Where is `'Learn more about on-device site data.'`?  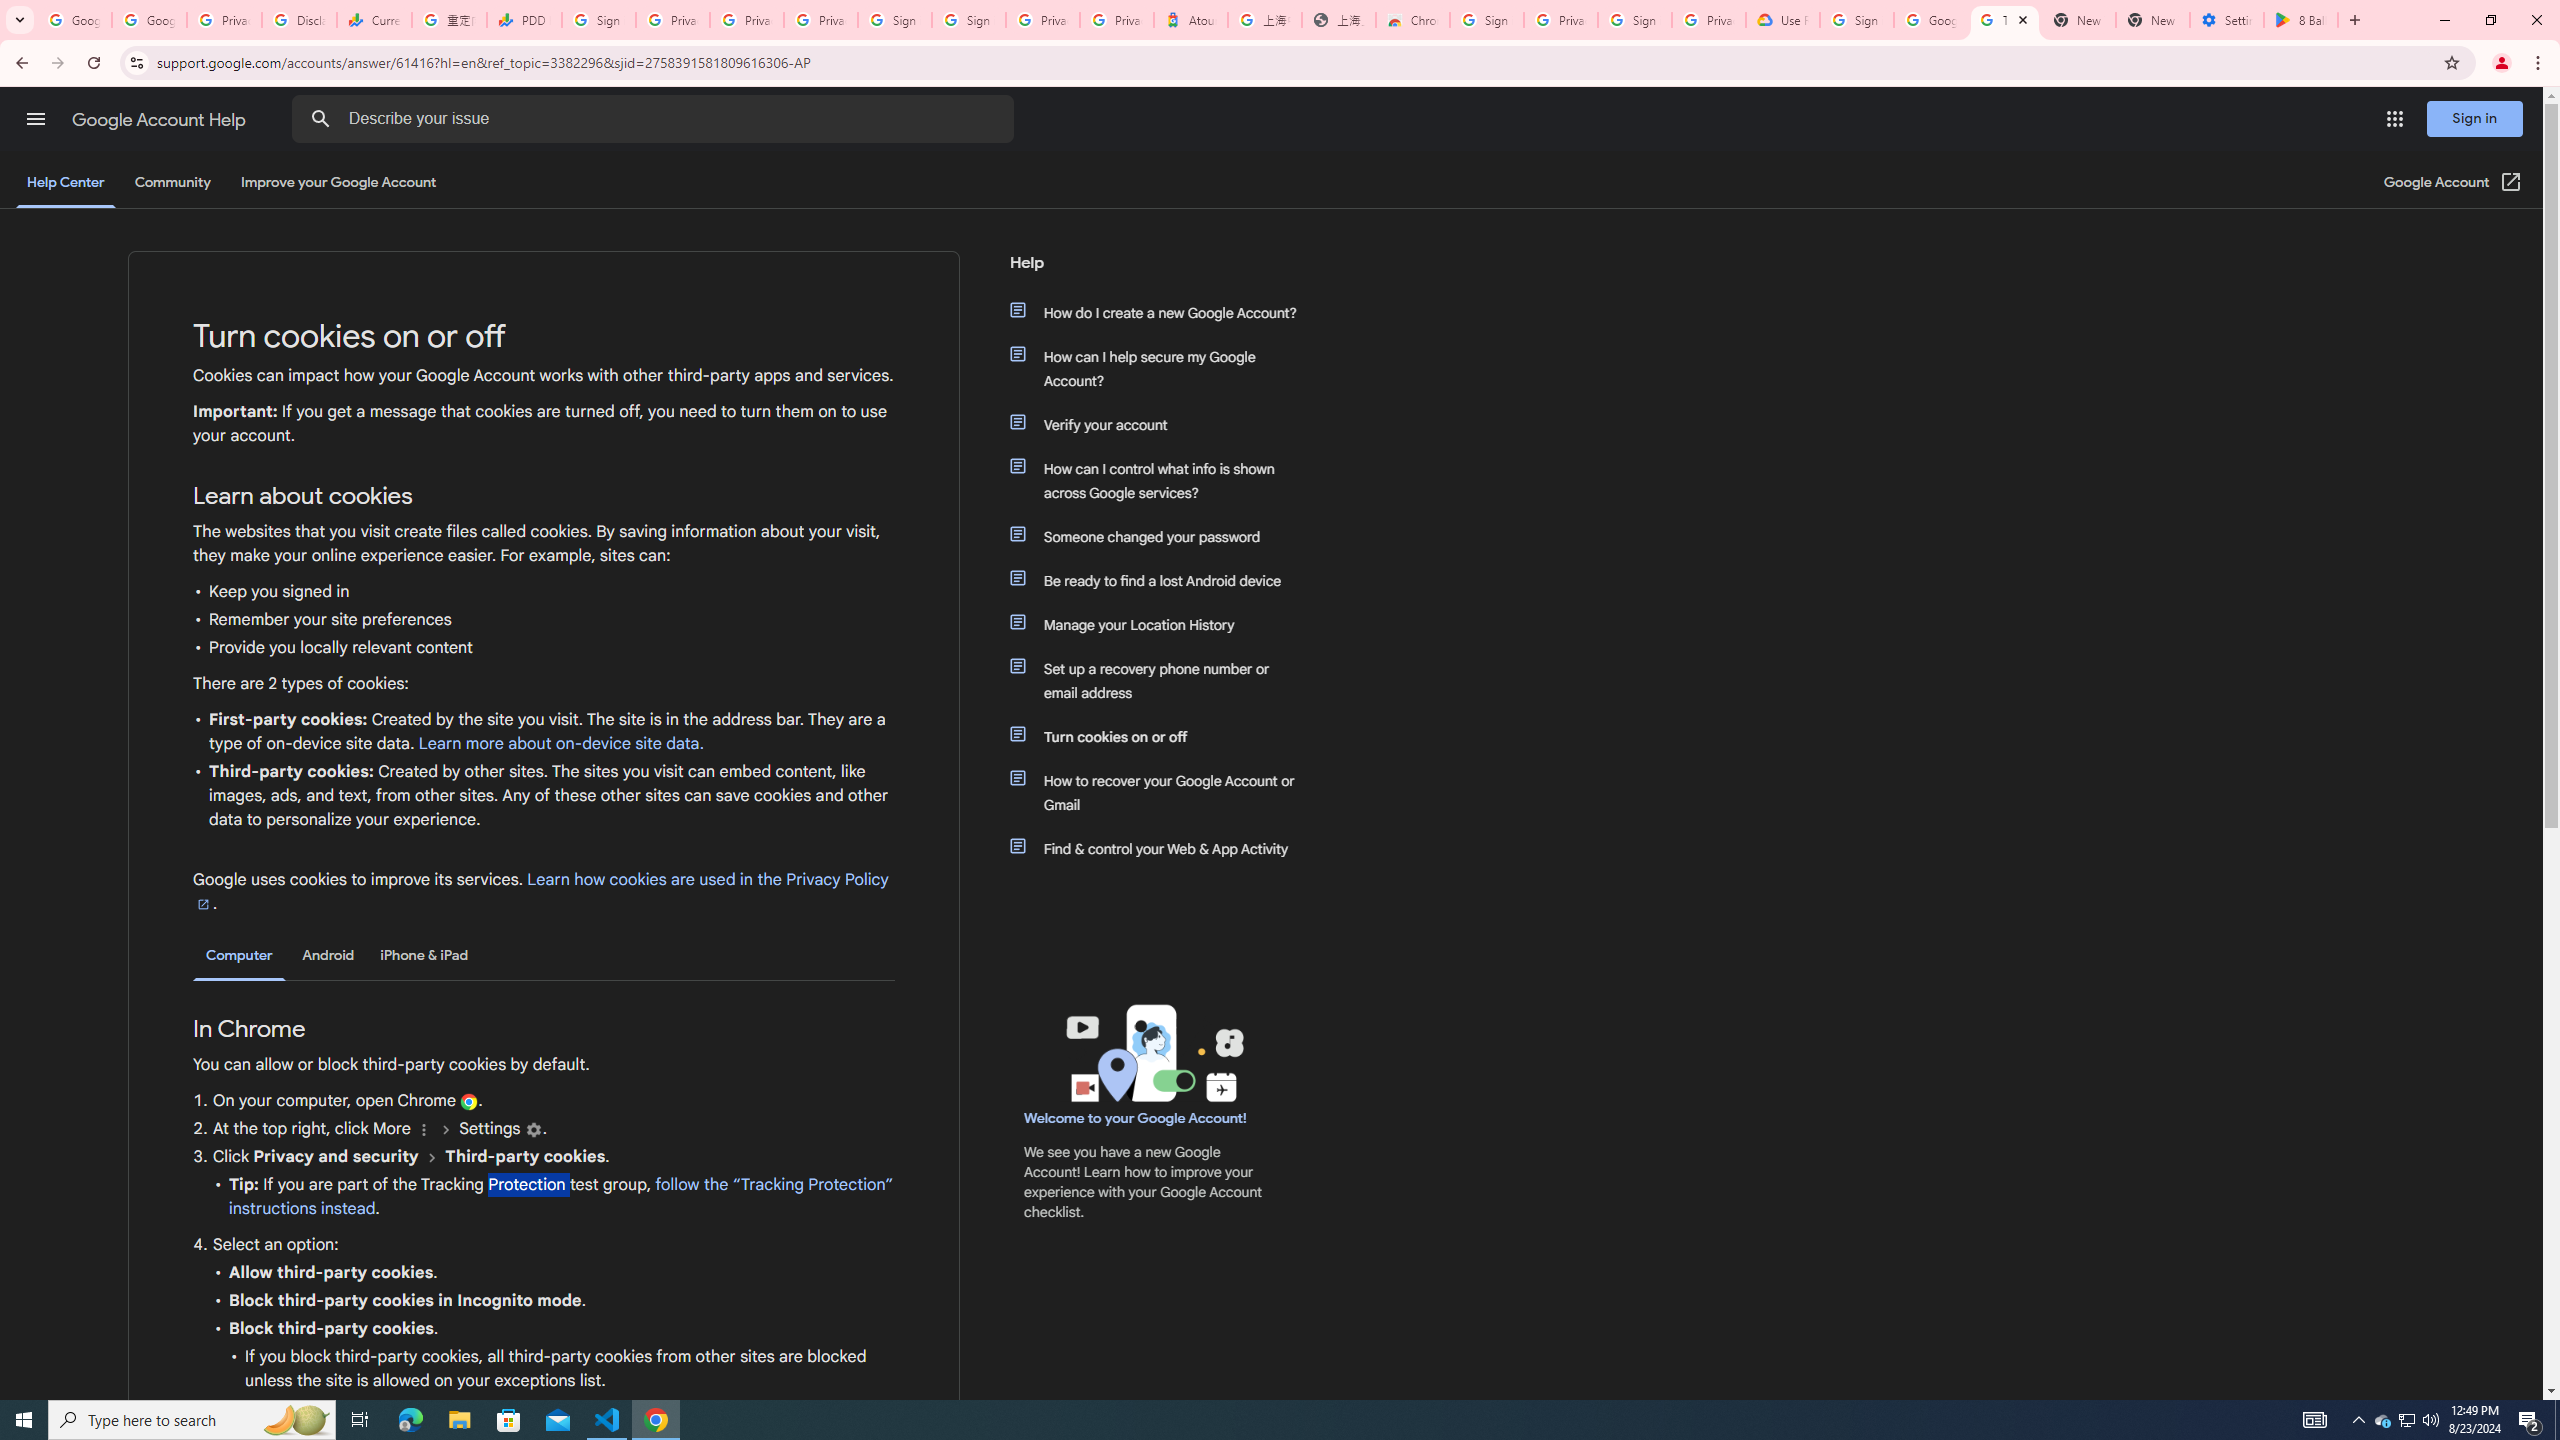 'Learn more about on-device site data.' is located at coordinates (559, 743).